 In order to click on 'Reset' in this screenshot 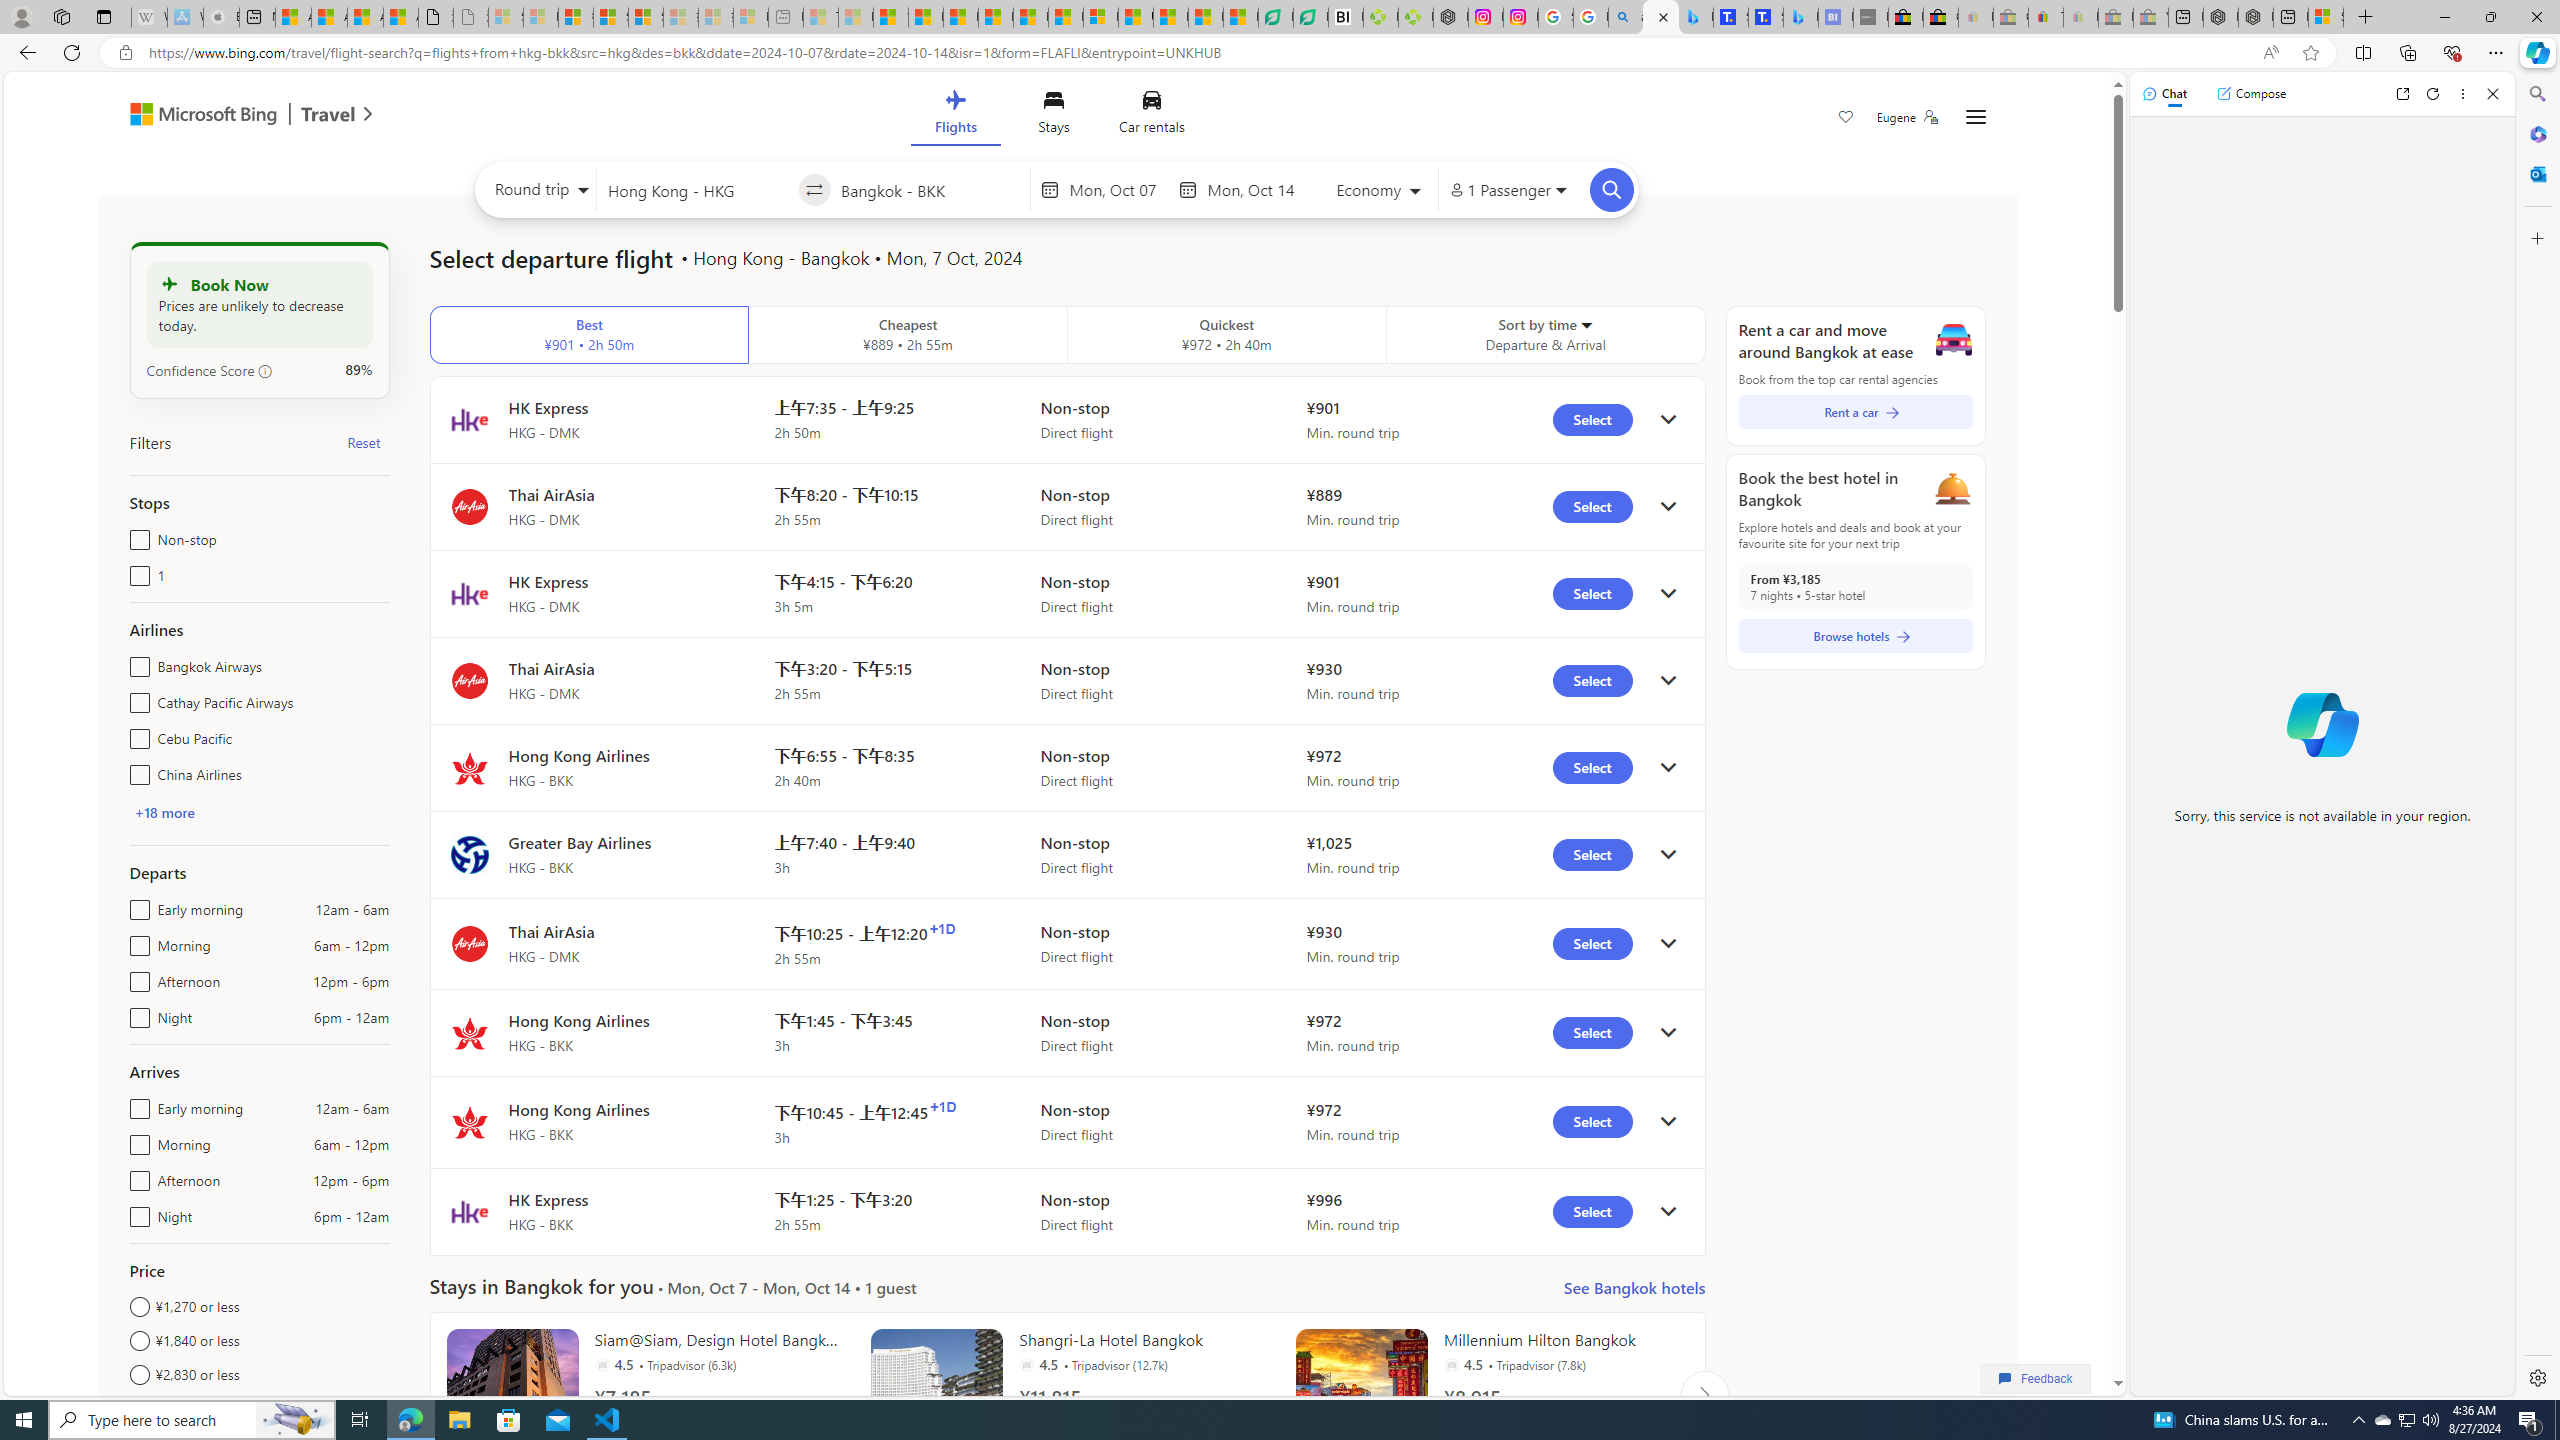, I will do `click(362, 441)`.